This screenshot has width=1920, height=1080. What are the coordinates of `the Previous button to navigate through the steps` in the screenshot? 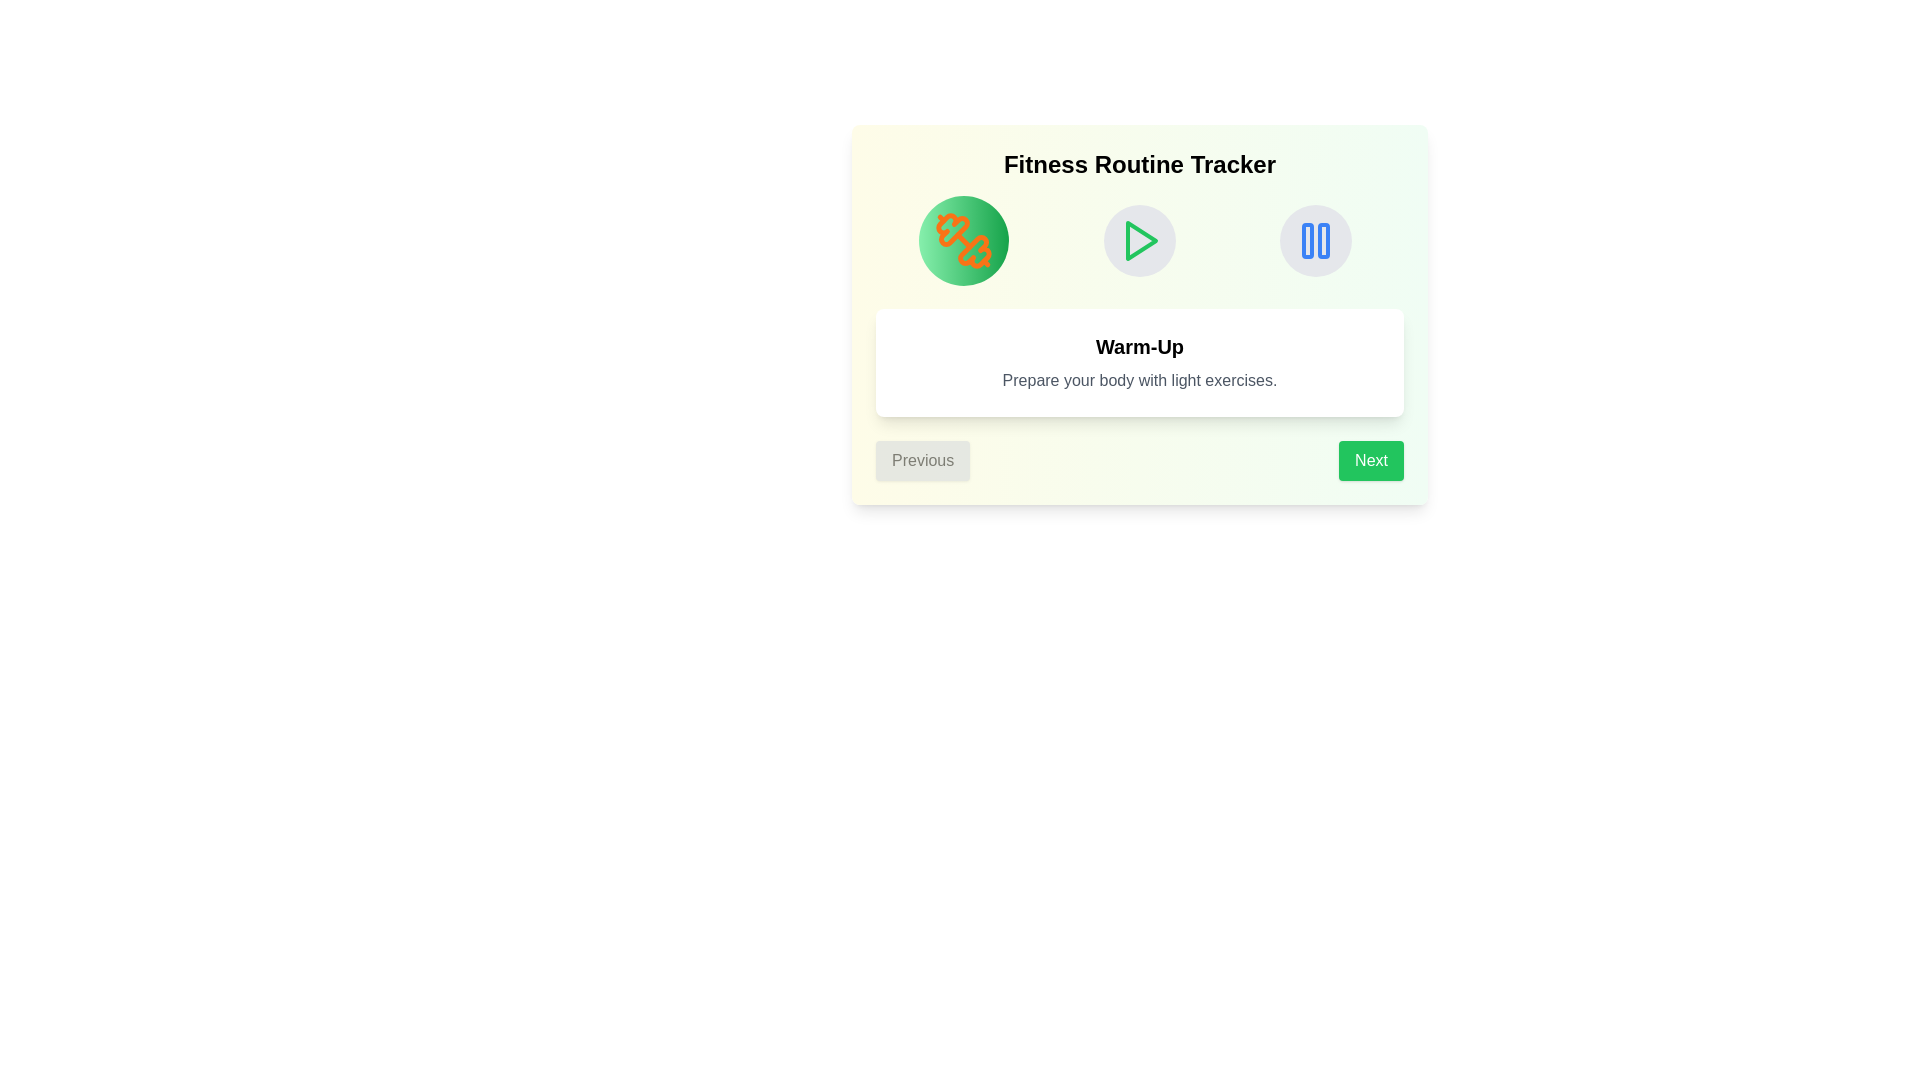 It's located at (922, 461).